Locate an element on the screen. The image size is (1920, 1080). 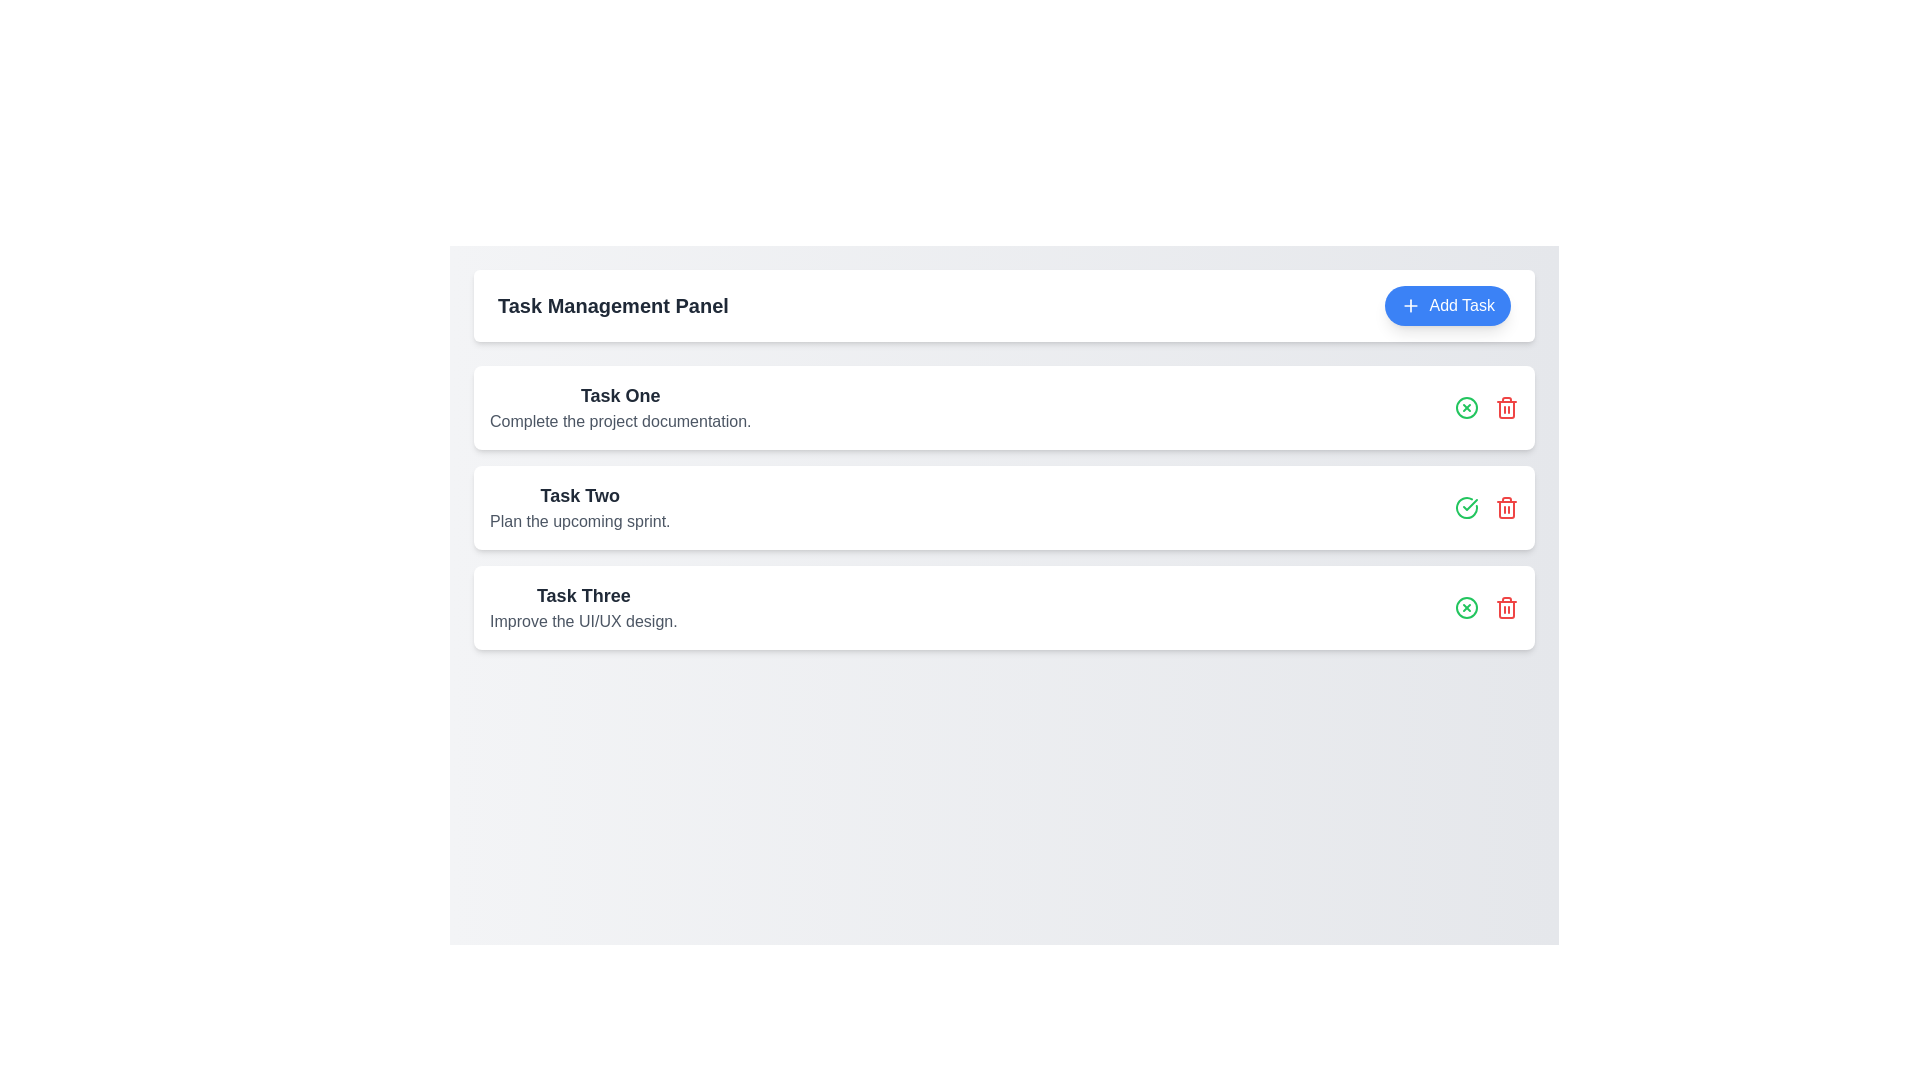
text content of the Text Display that shows 'Task Three' and 'Improve the UI/UX design.' located in the third task entry under 'Task Management Panel' is located at coordinates (582, 607).